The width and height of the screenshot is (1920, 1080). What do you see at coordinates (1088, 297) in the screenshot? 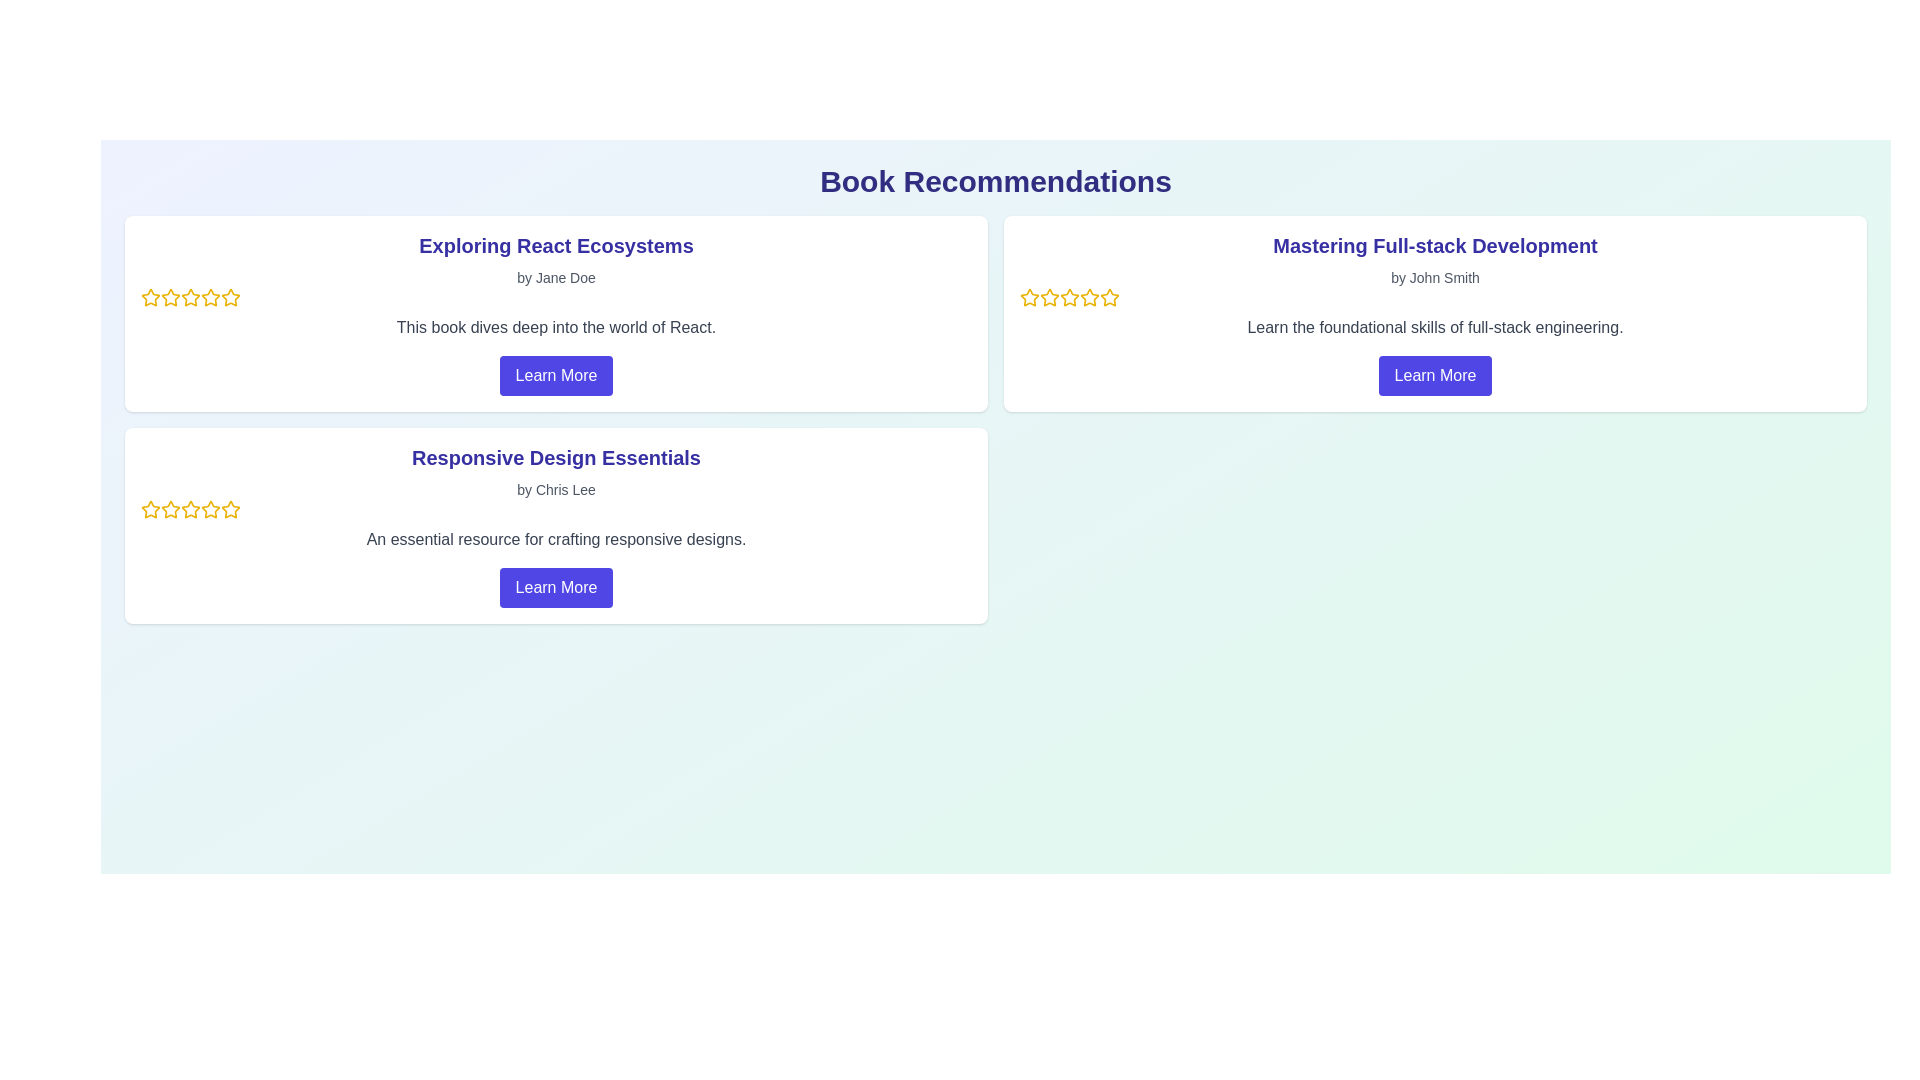
I see `the third star icon` at bounding box center [1088, 297].